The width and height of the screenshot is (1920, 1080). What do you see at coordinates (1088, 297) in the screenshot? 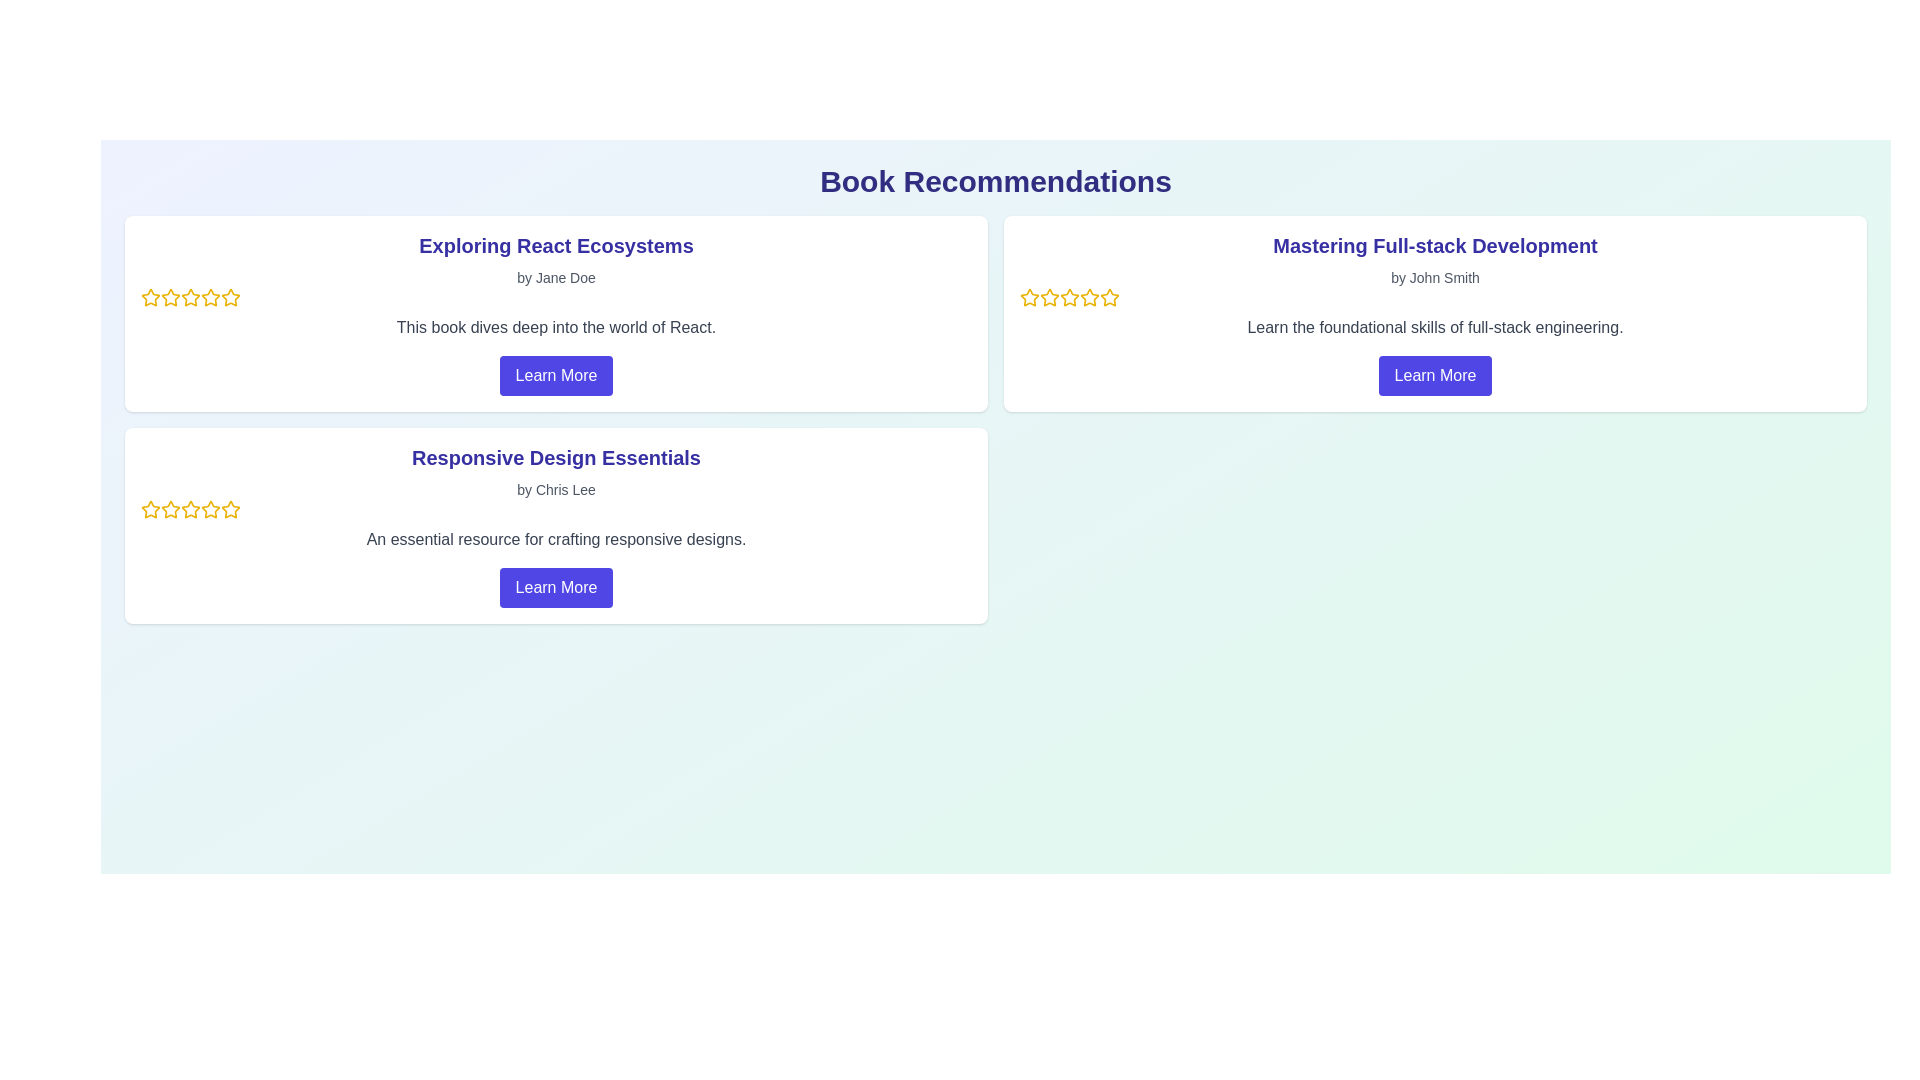
I see `the third star icon` at bounding box center [1088, 297].